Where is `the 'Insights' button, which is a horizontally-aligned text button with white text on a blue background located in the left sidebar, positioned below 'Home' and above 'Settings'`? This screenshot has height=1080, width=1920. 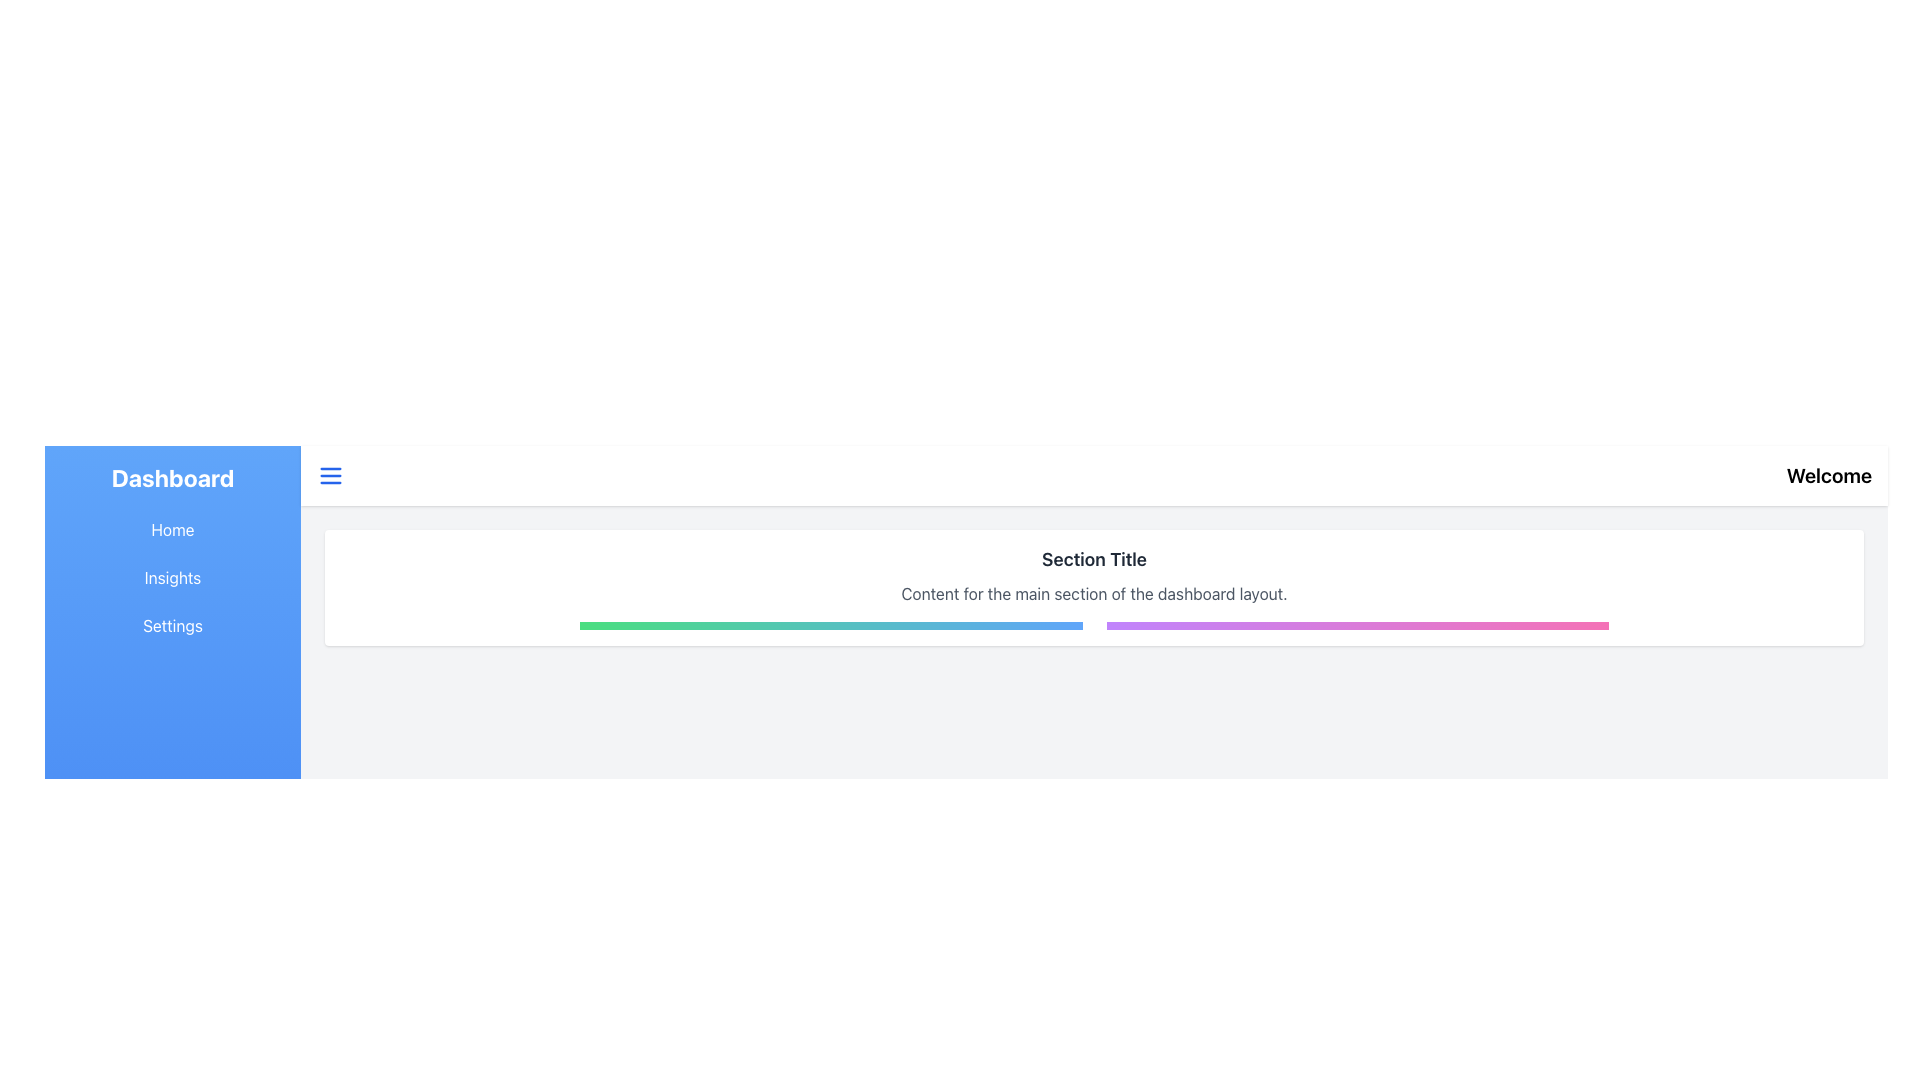 the 'Insights' button, which is a horizontally-aligned text button with white text on a blue background located in the left sidebar, positioned below 'Home' and above 'Settings' is located at coordinates (172, 578).